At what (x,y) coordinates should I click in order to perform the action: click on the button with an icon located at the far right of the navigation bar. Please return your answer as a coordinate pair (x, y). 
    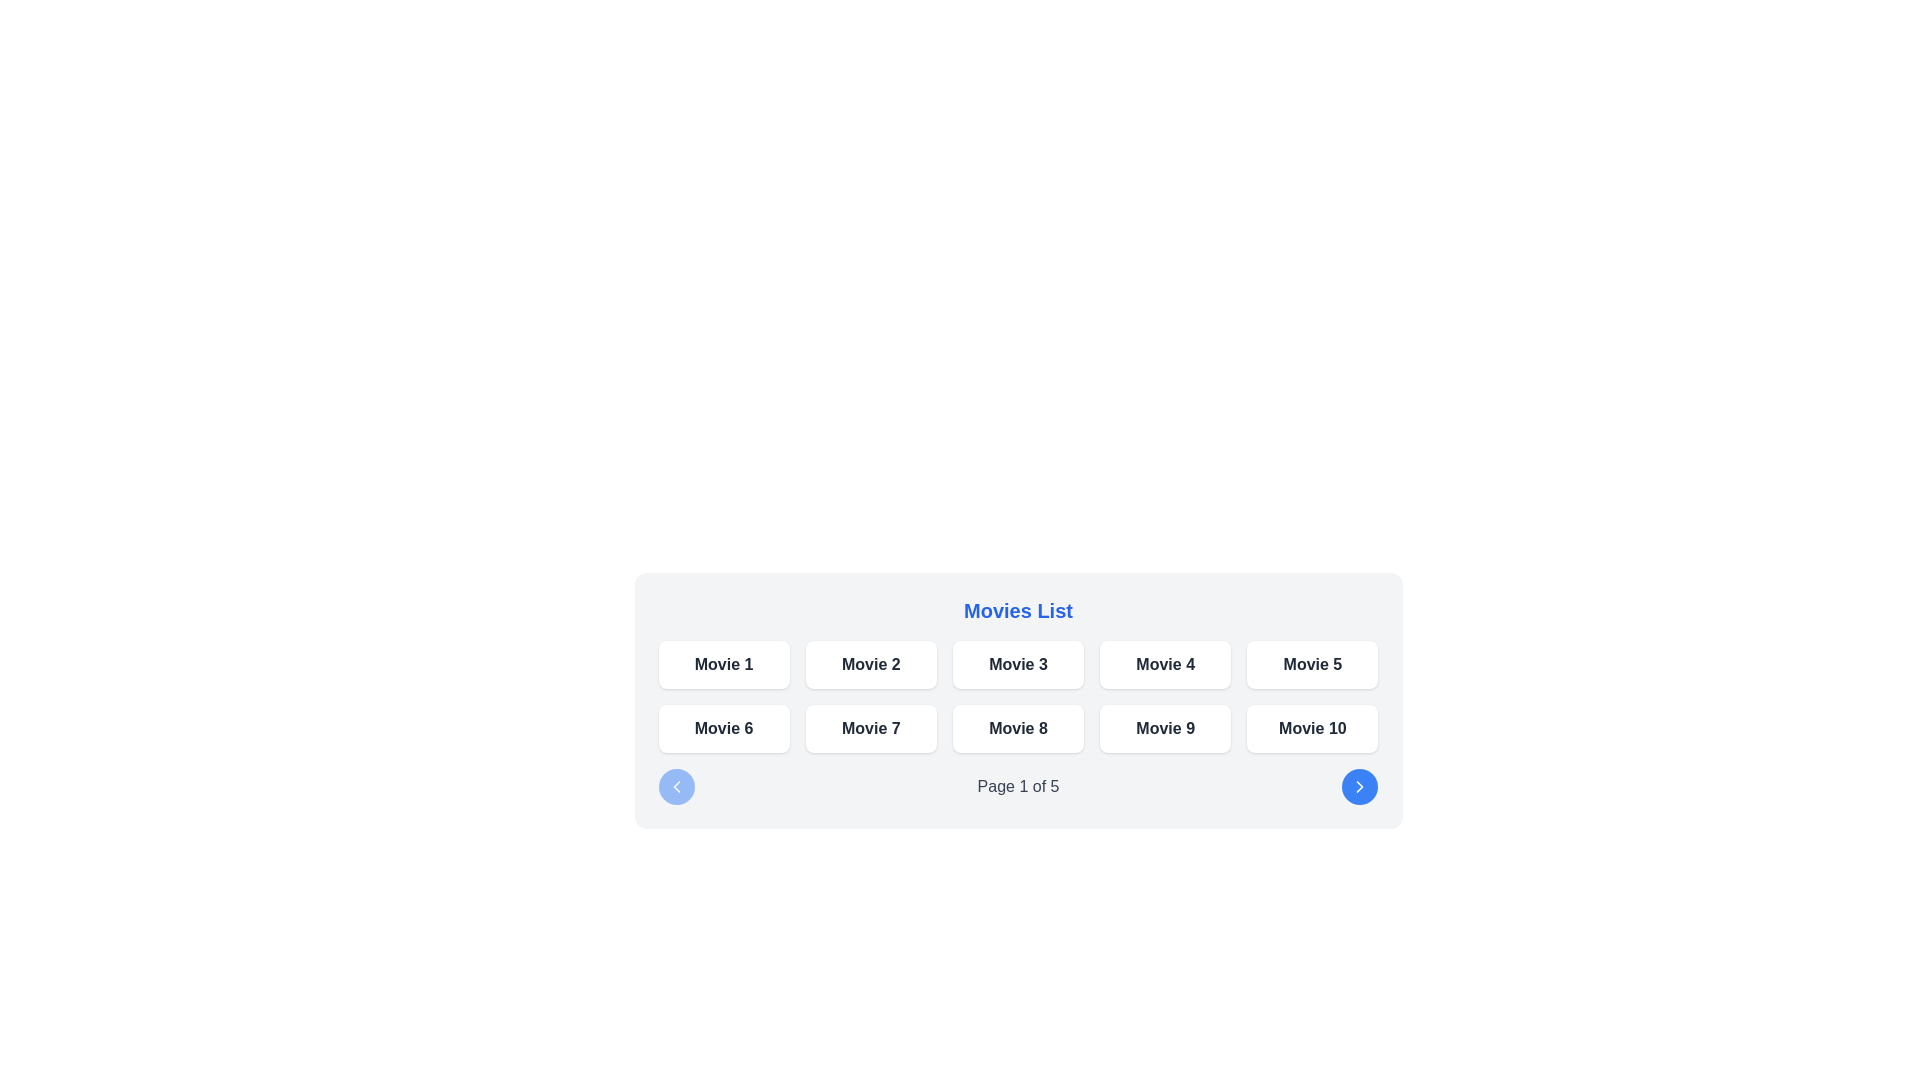
    Looking at the image, I should click on (1359, 785).